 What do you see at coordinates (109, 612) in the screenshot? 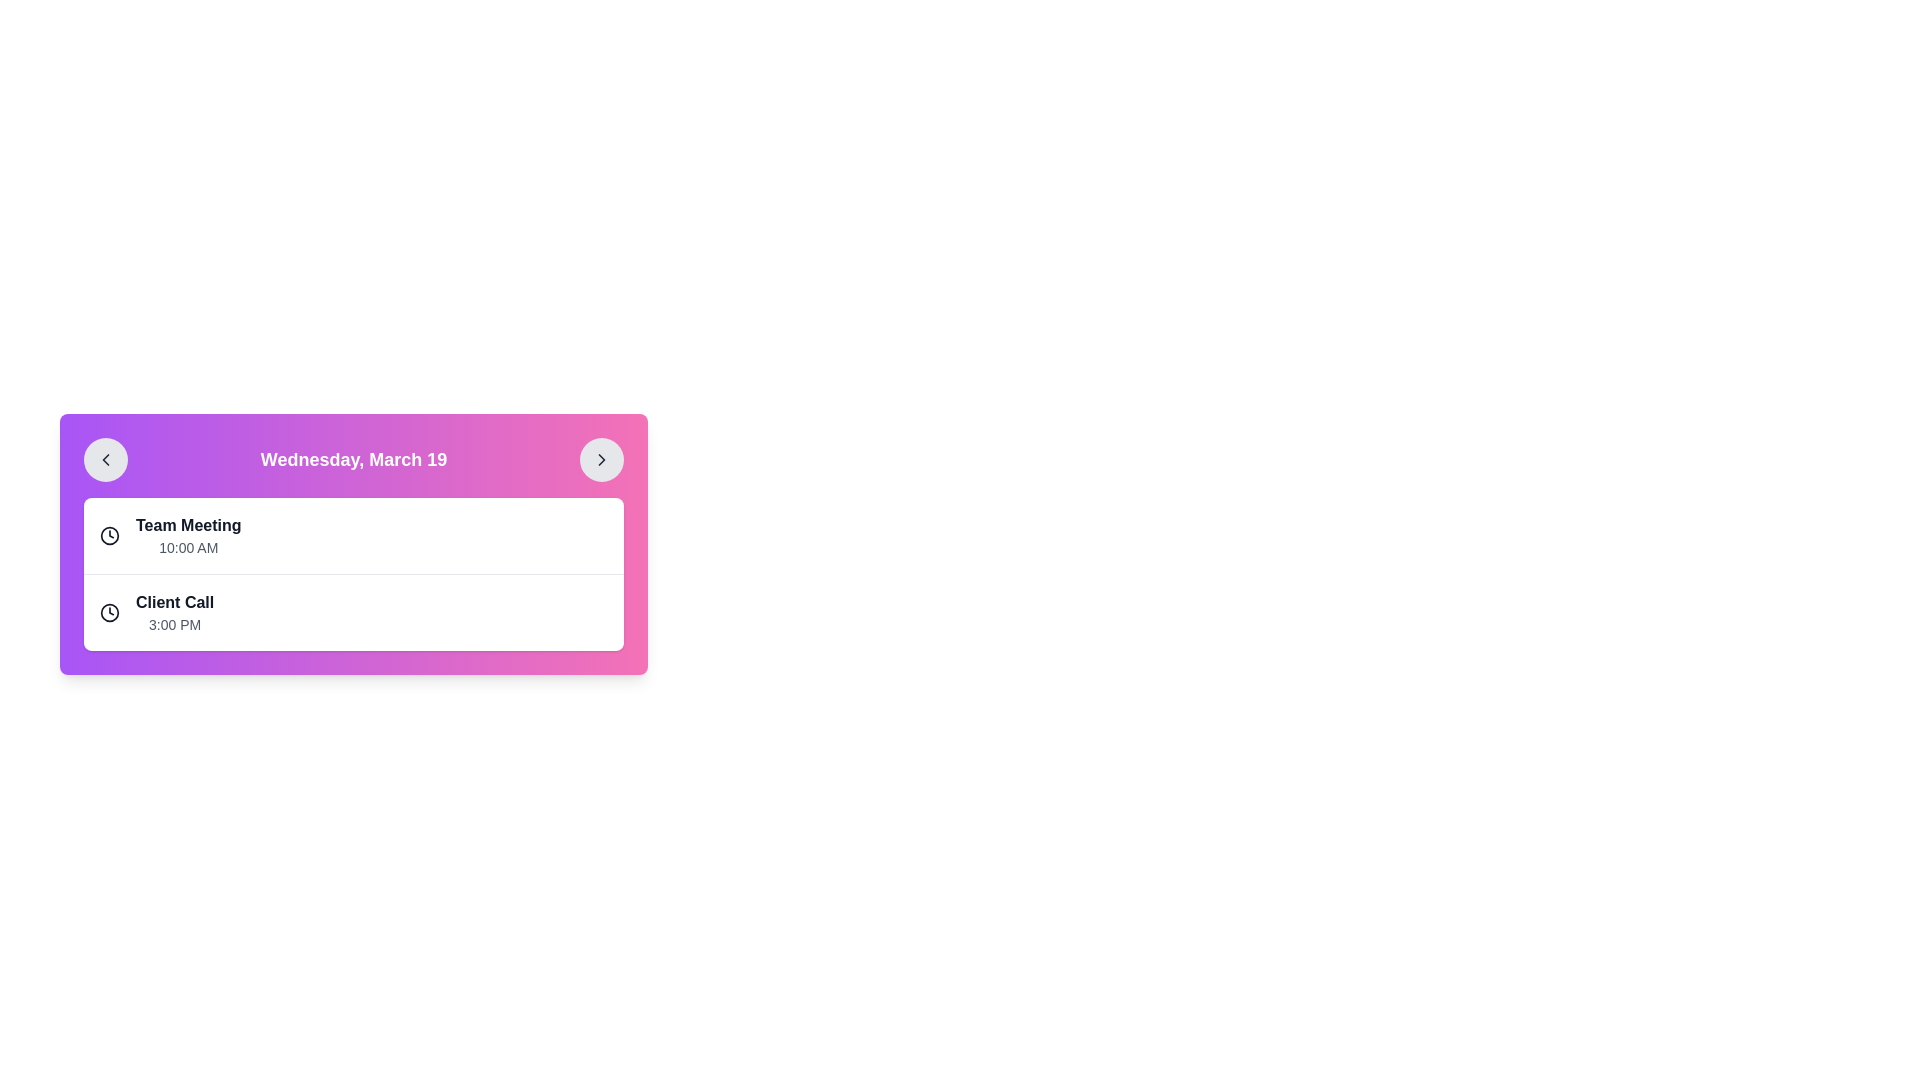
I see `the clock icon, which signifies time-related information and is located to the left of the text 'Client Call' and '3:00 PM'` at bounding box center [109, 612].